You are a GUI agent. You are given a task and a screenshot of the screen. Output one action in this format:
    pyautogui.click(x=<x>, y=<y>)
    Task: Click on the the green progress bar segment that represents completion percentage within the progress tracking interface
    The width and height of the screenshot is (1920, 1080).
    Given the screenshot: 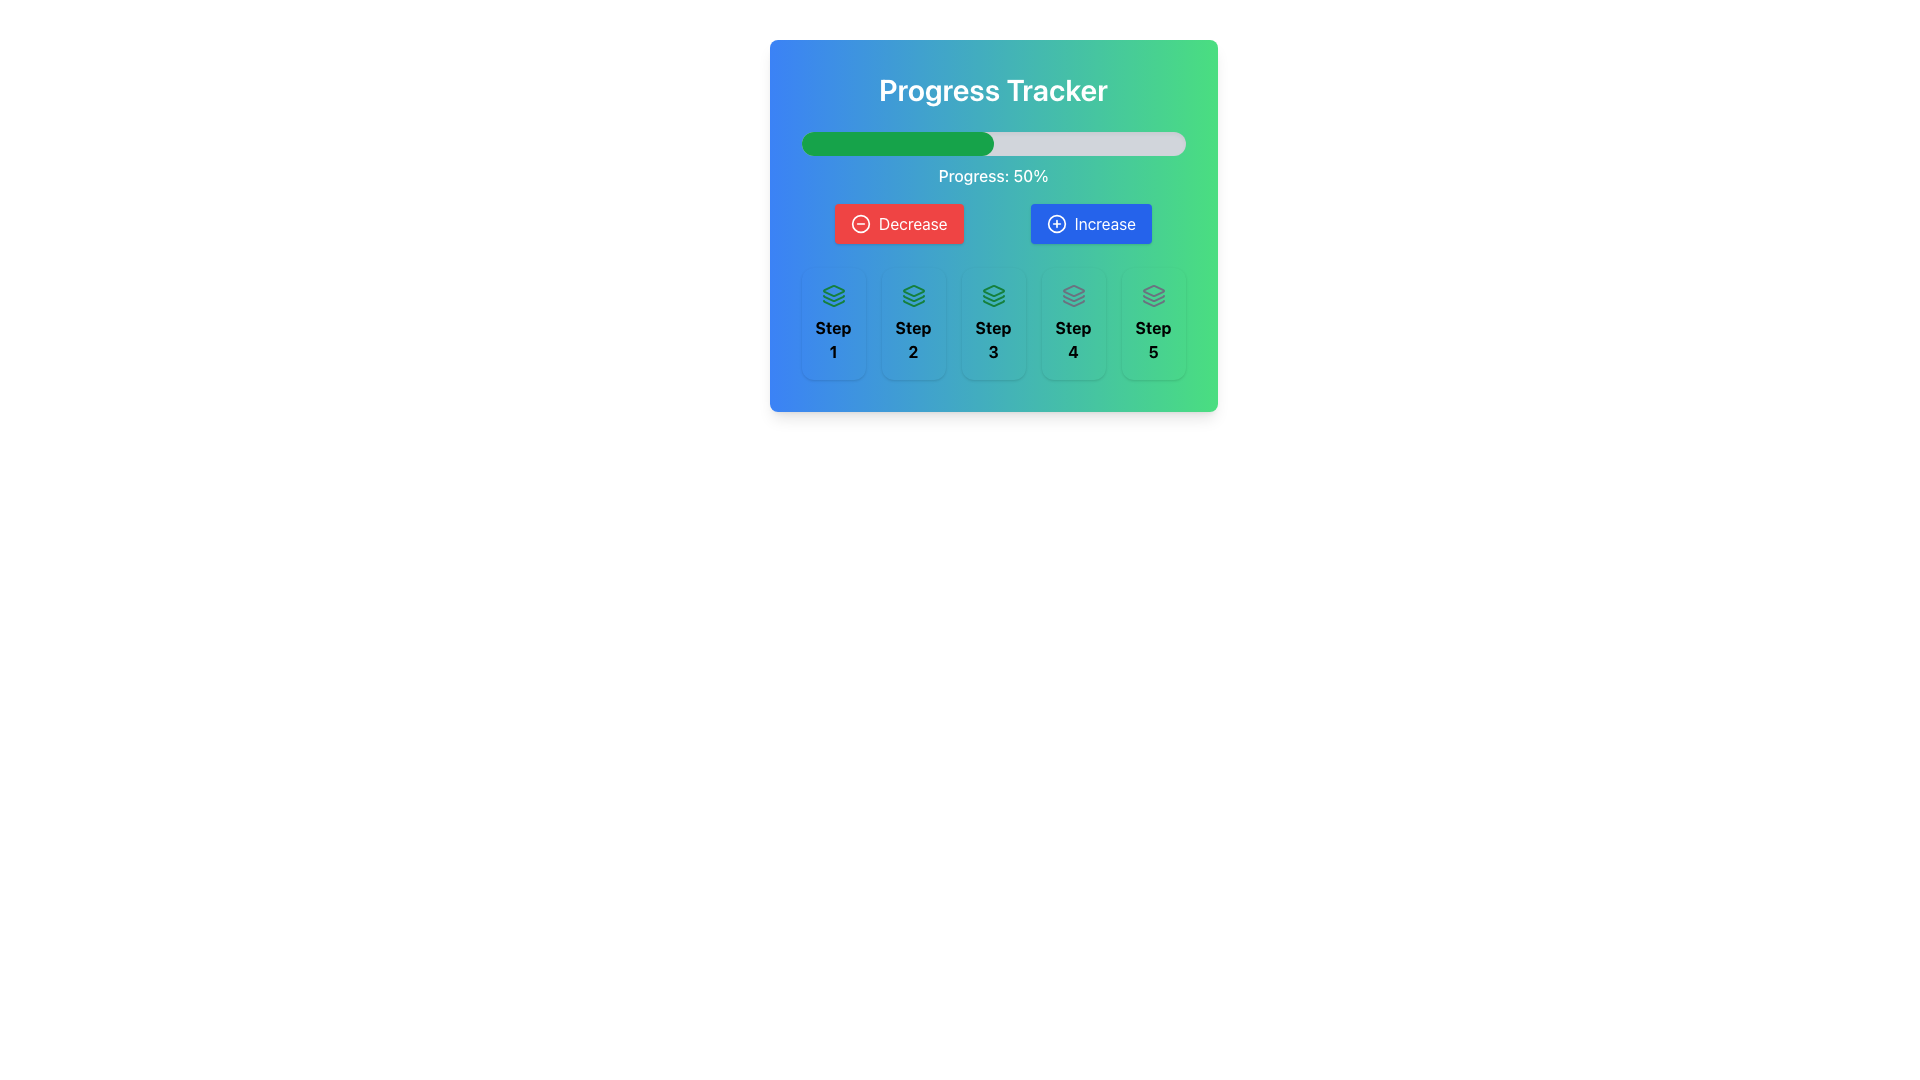 What is the action you would take?
    pyautogui.click(x=896, y=142)
    